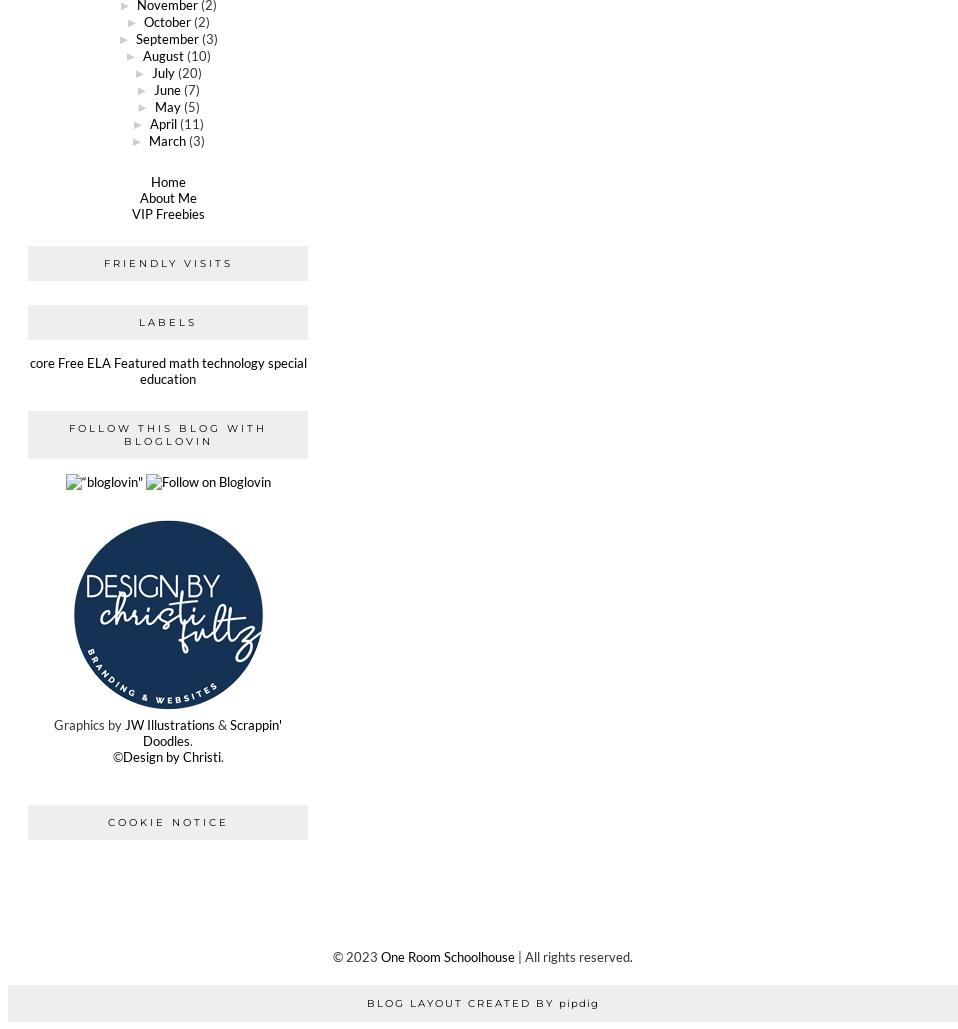 This screenshot has height=1029, width=958. What do you see at coordinates (181, 363) in the screenshot?
I see `'math'` at bounding box center [181, 363].